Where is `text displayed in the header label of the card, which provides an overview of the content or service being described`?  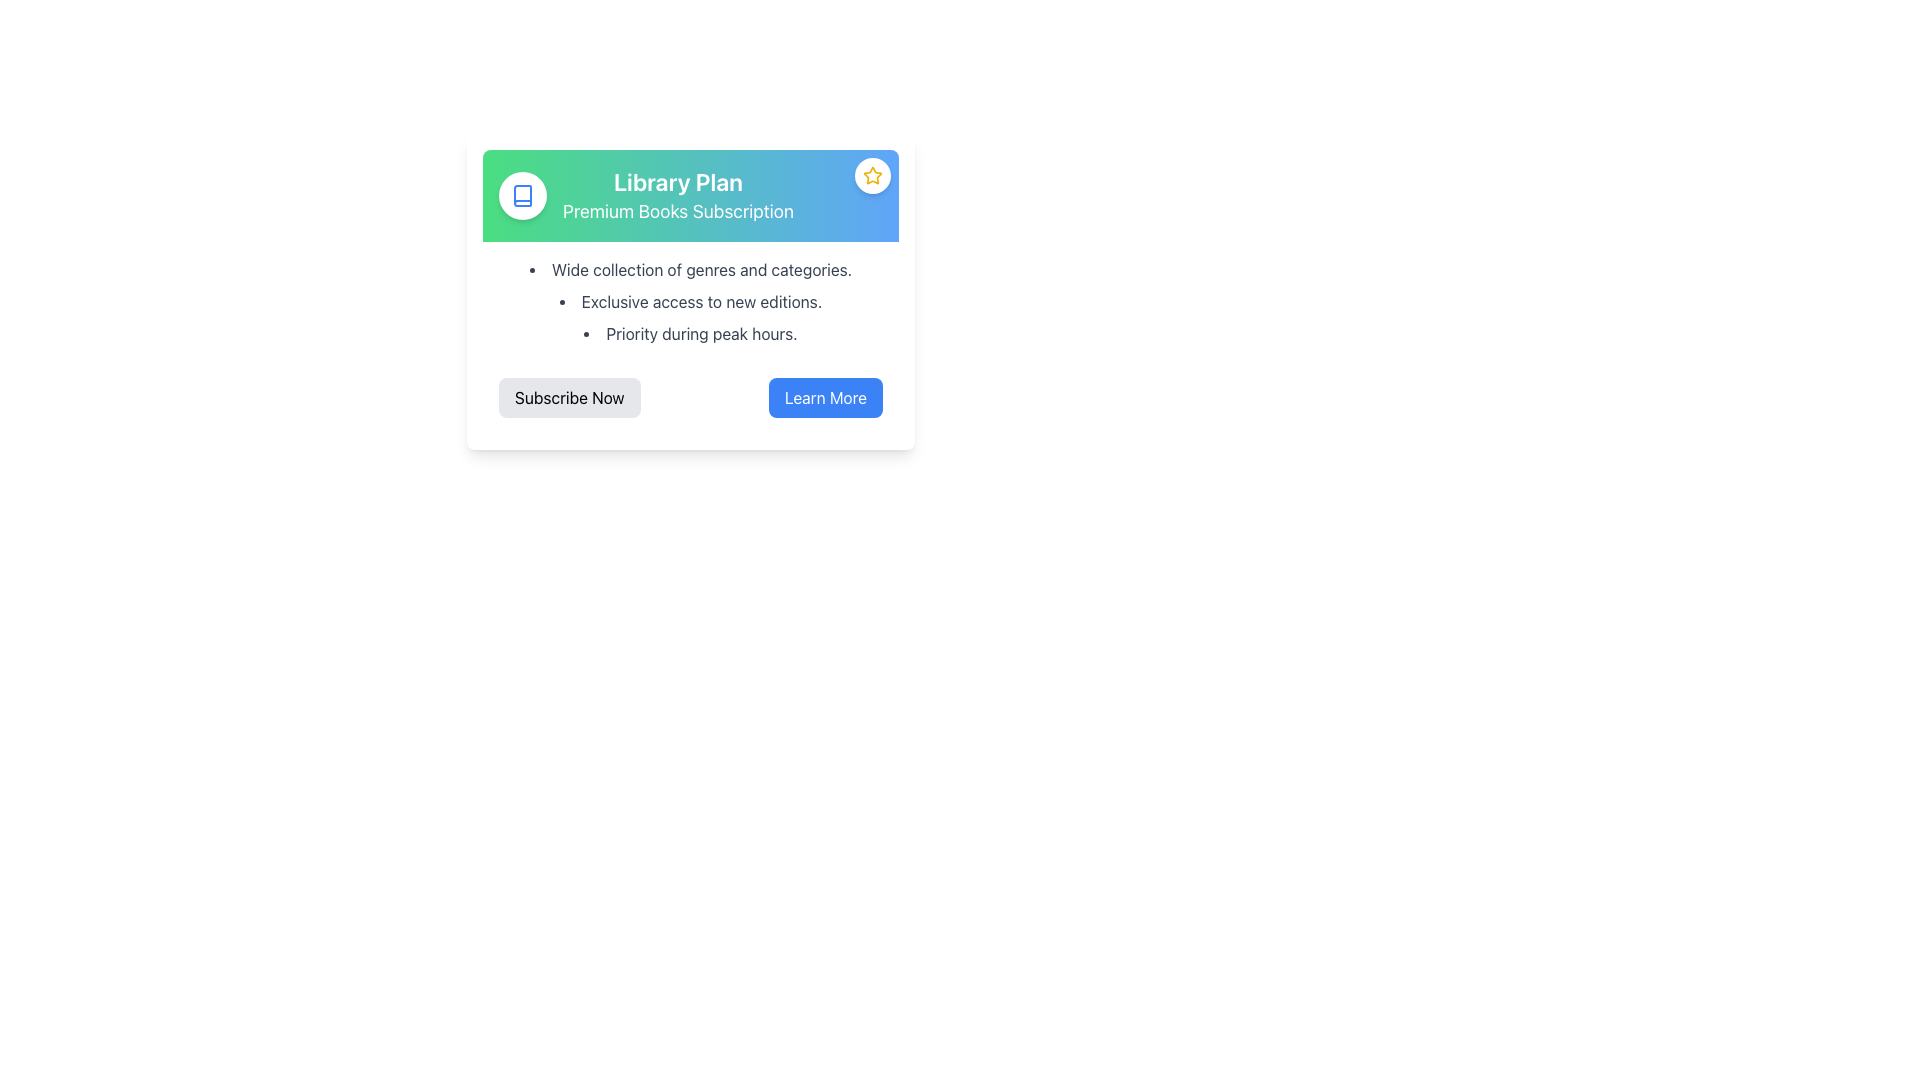
text displayed in the header label of the card, which provides an overview of the content or service being described is located at coordinates (678, 196).